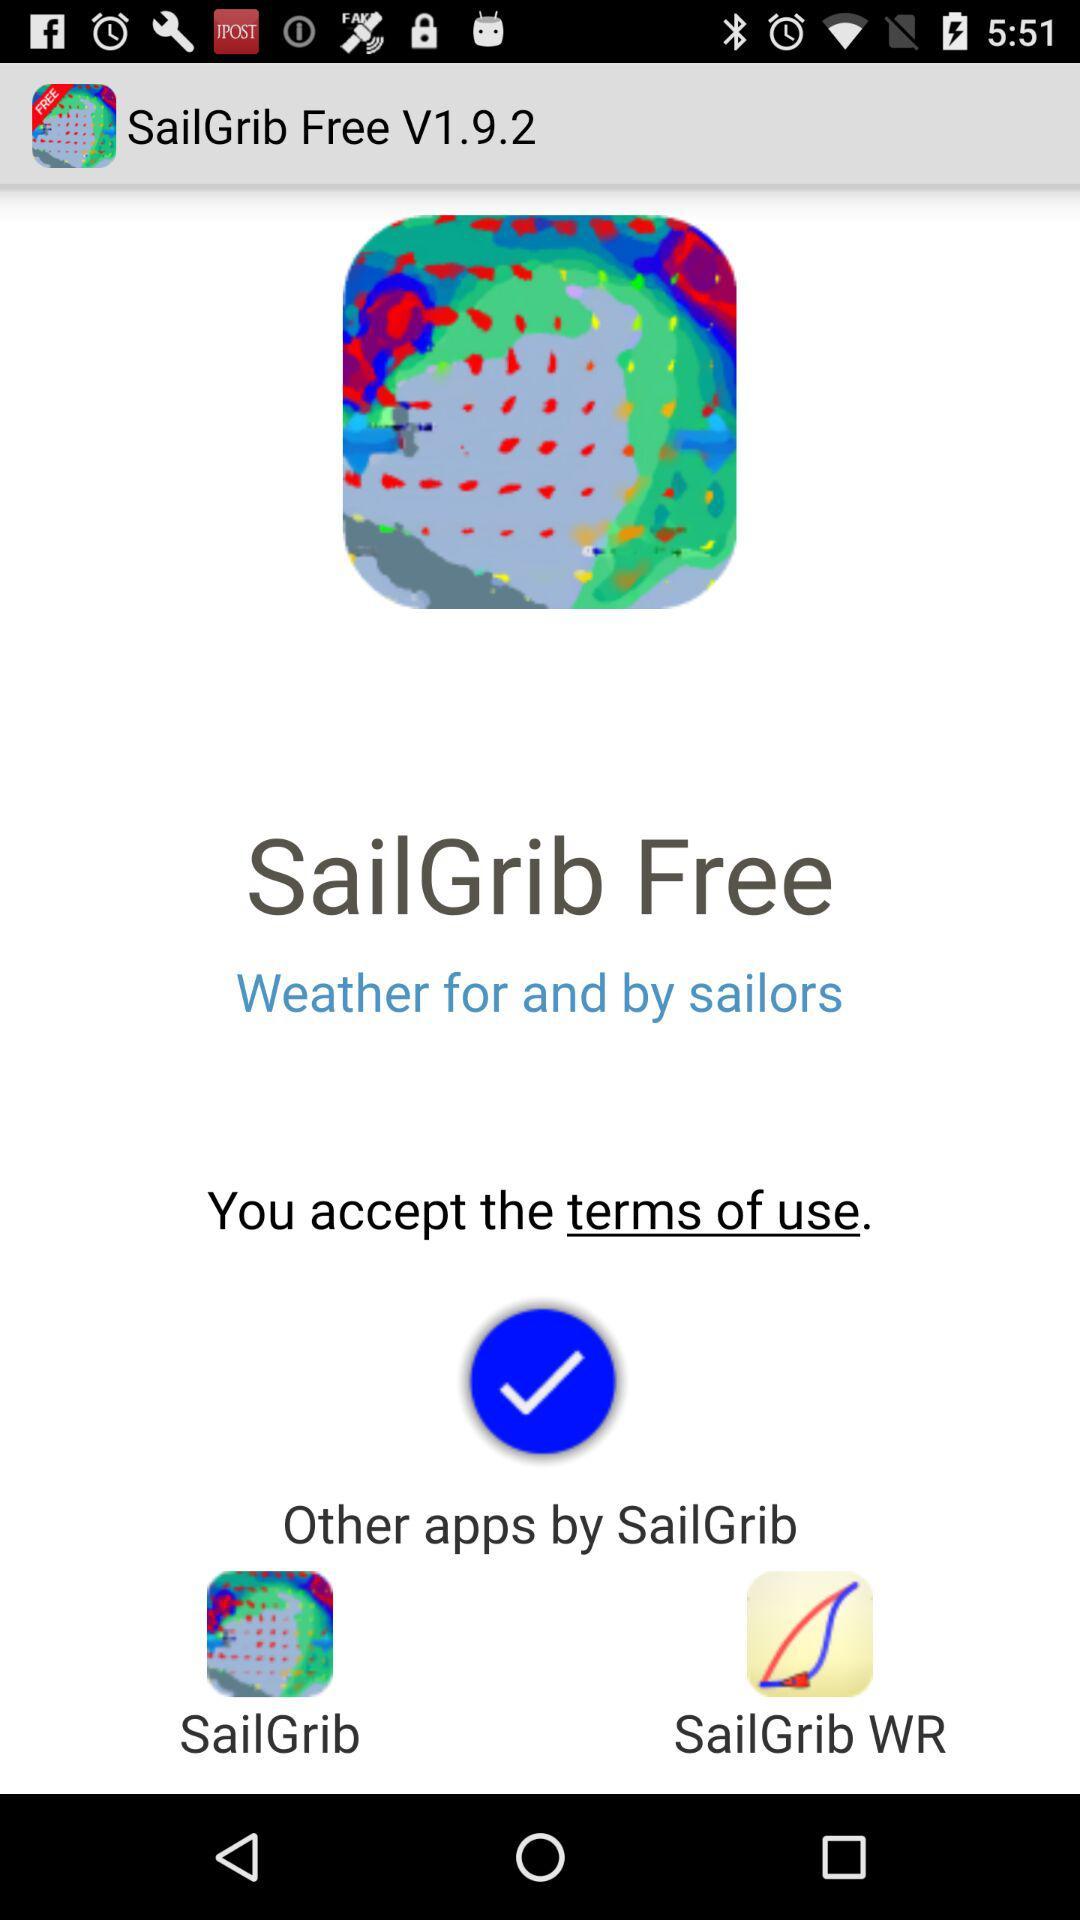 The width and height of the screenshot is (1080, 1920). I want to click on the you accept the item, so click(540, 1208).